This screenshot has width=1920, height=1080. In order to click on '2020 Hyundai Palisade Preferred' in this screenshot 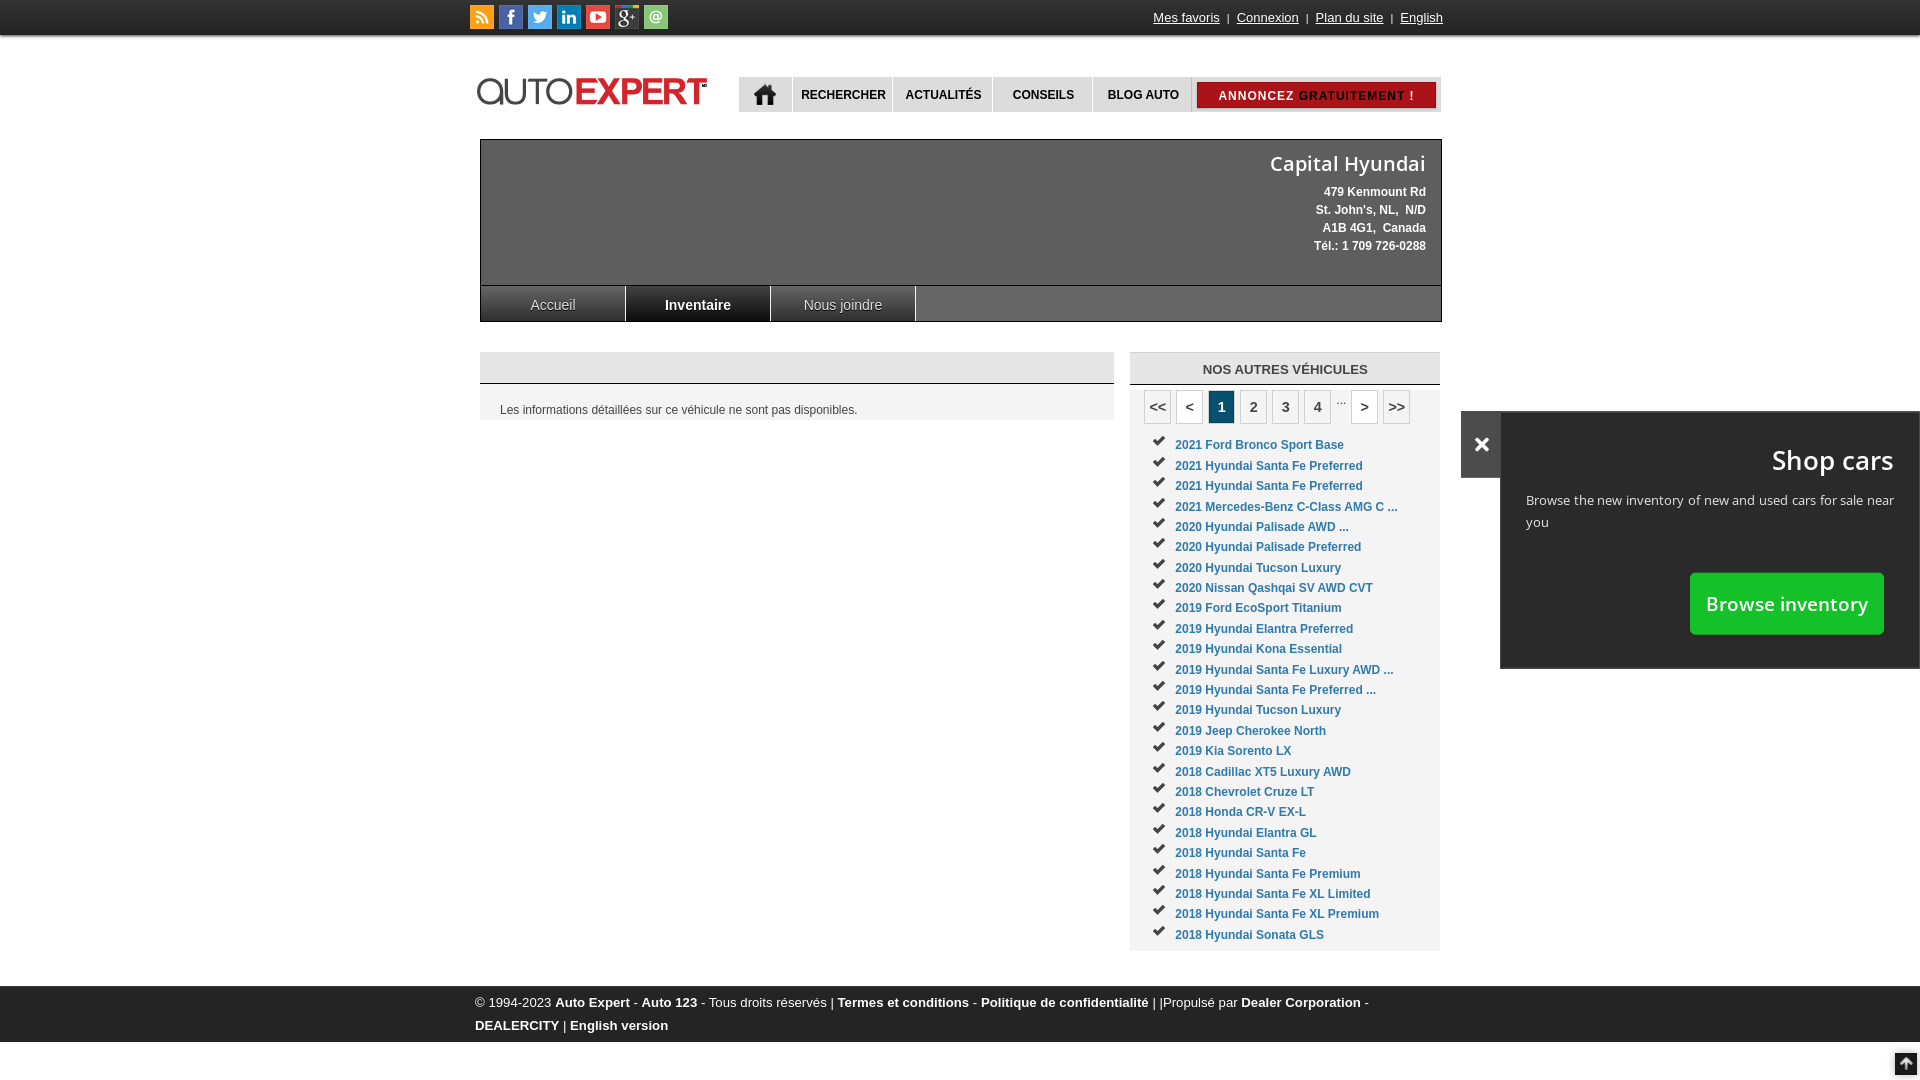, I will do `click(1266, 547)`.